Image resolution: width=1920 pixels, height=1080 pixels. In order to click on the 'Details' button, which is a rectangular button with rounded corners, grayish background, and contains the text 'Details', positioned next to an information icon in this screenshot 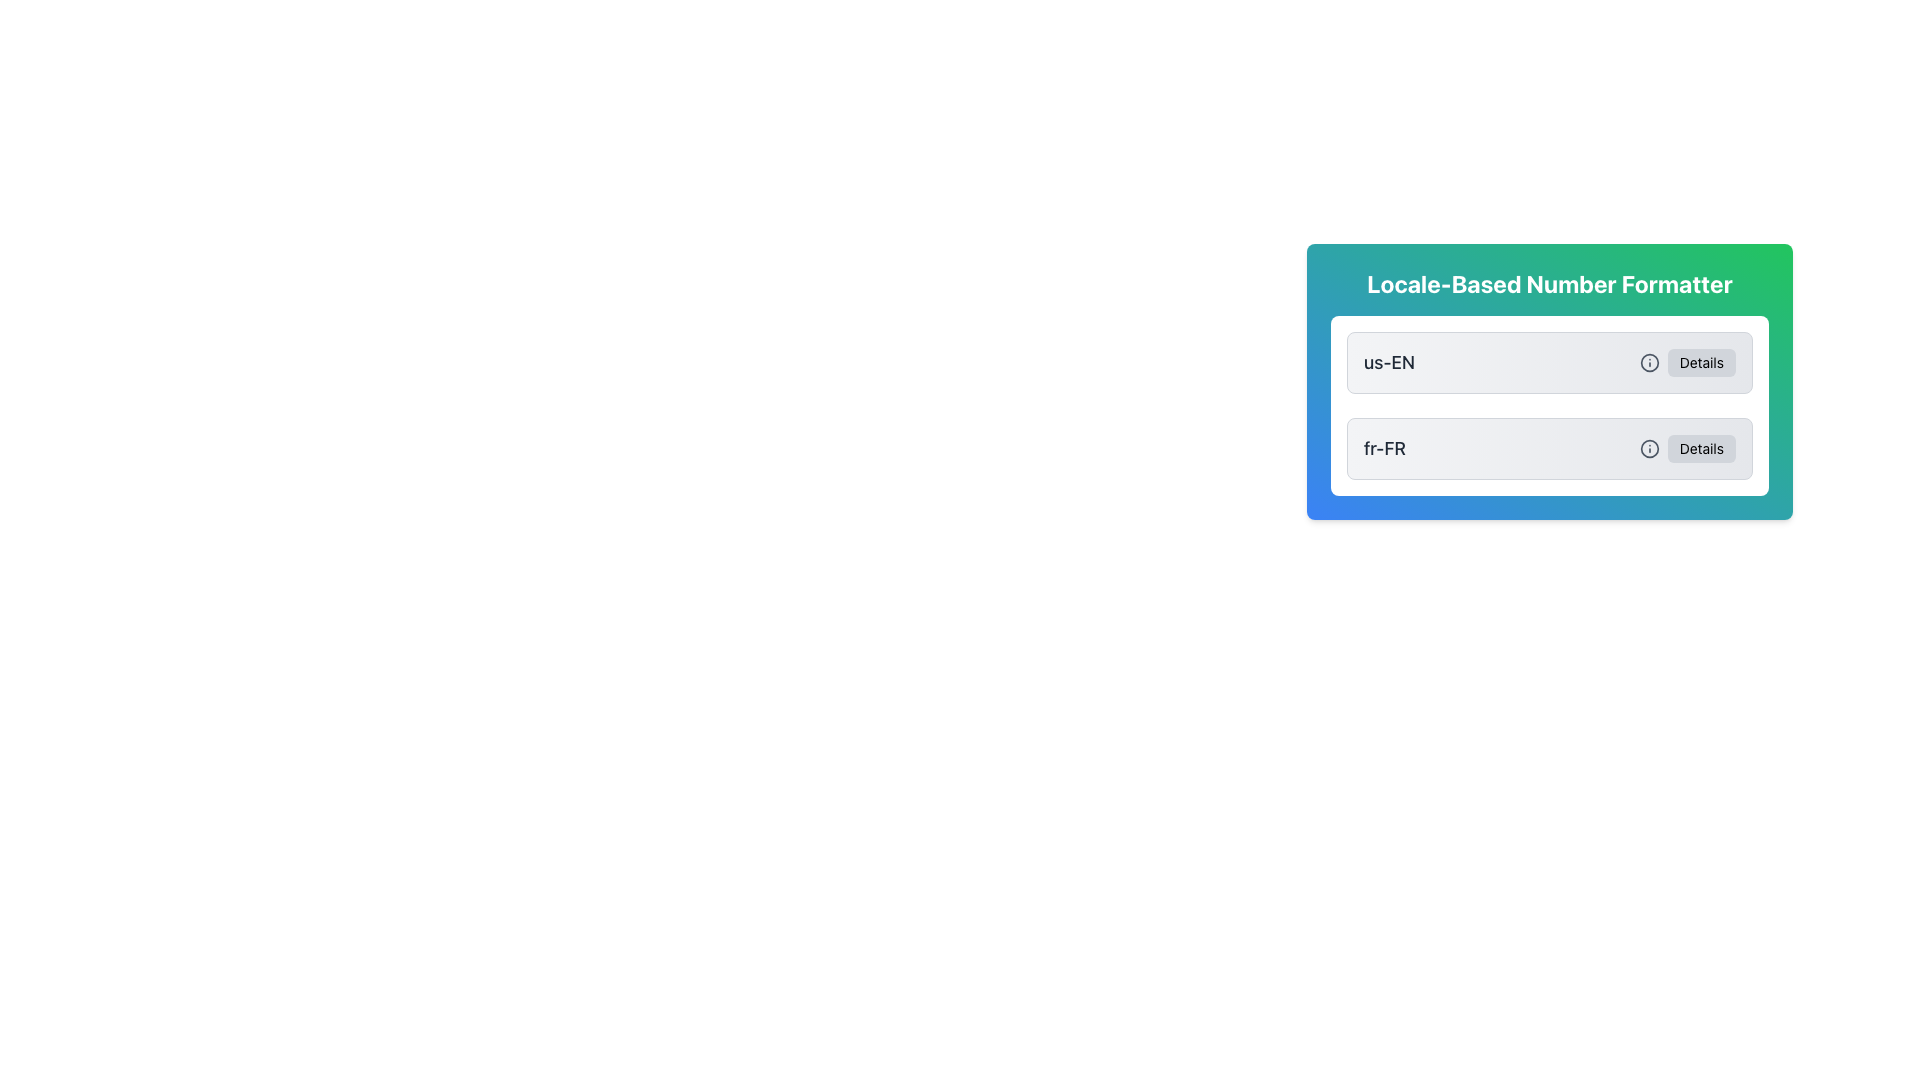, I will do `click(1686, 362)`.